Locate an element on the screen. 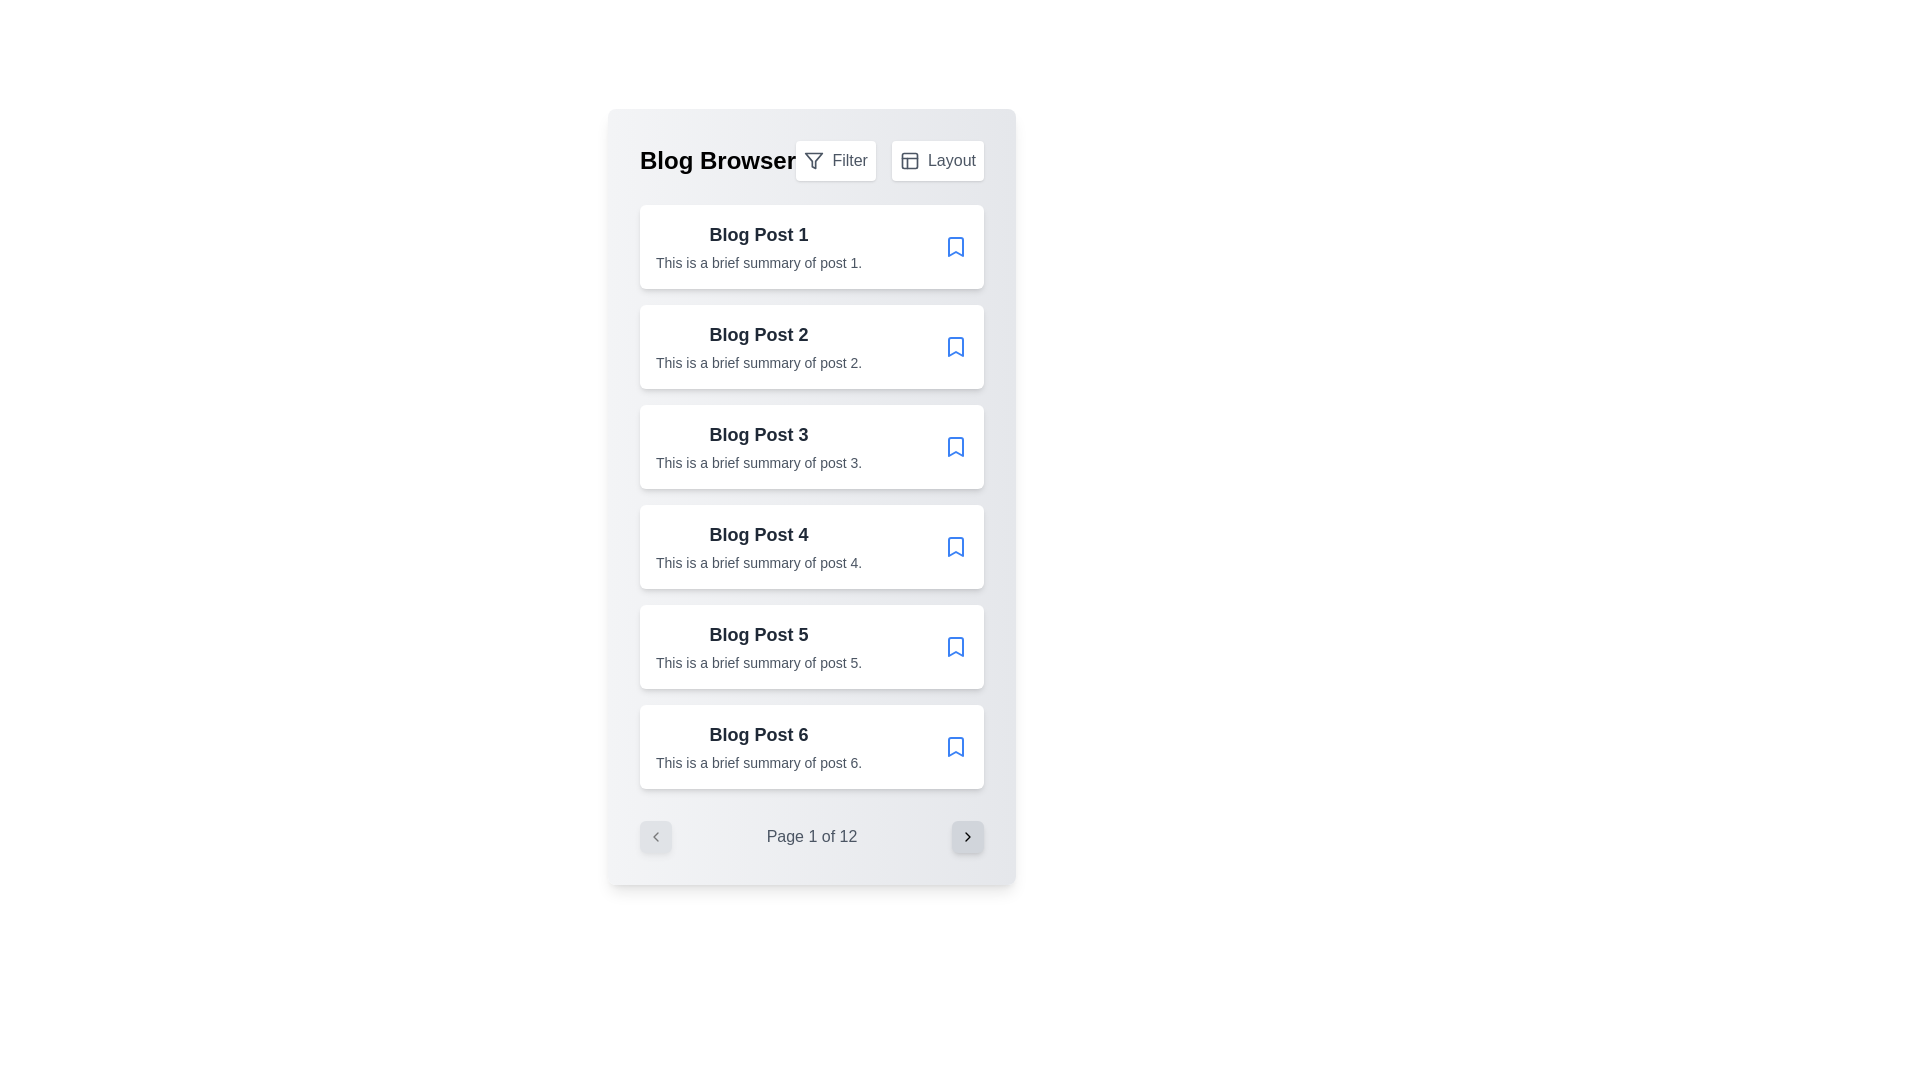 The image size is (1920, 1080). the second button in the group adjacent to the 'Filter' button, located in the top section of the 'Blog Browser' interface is located at coordinates (936, 160).